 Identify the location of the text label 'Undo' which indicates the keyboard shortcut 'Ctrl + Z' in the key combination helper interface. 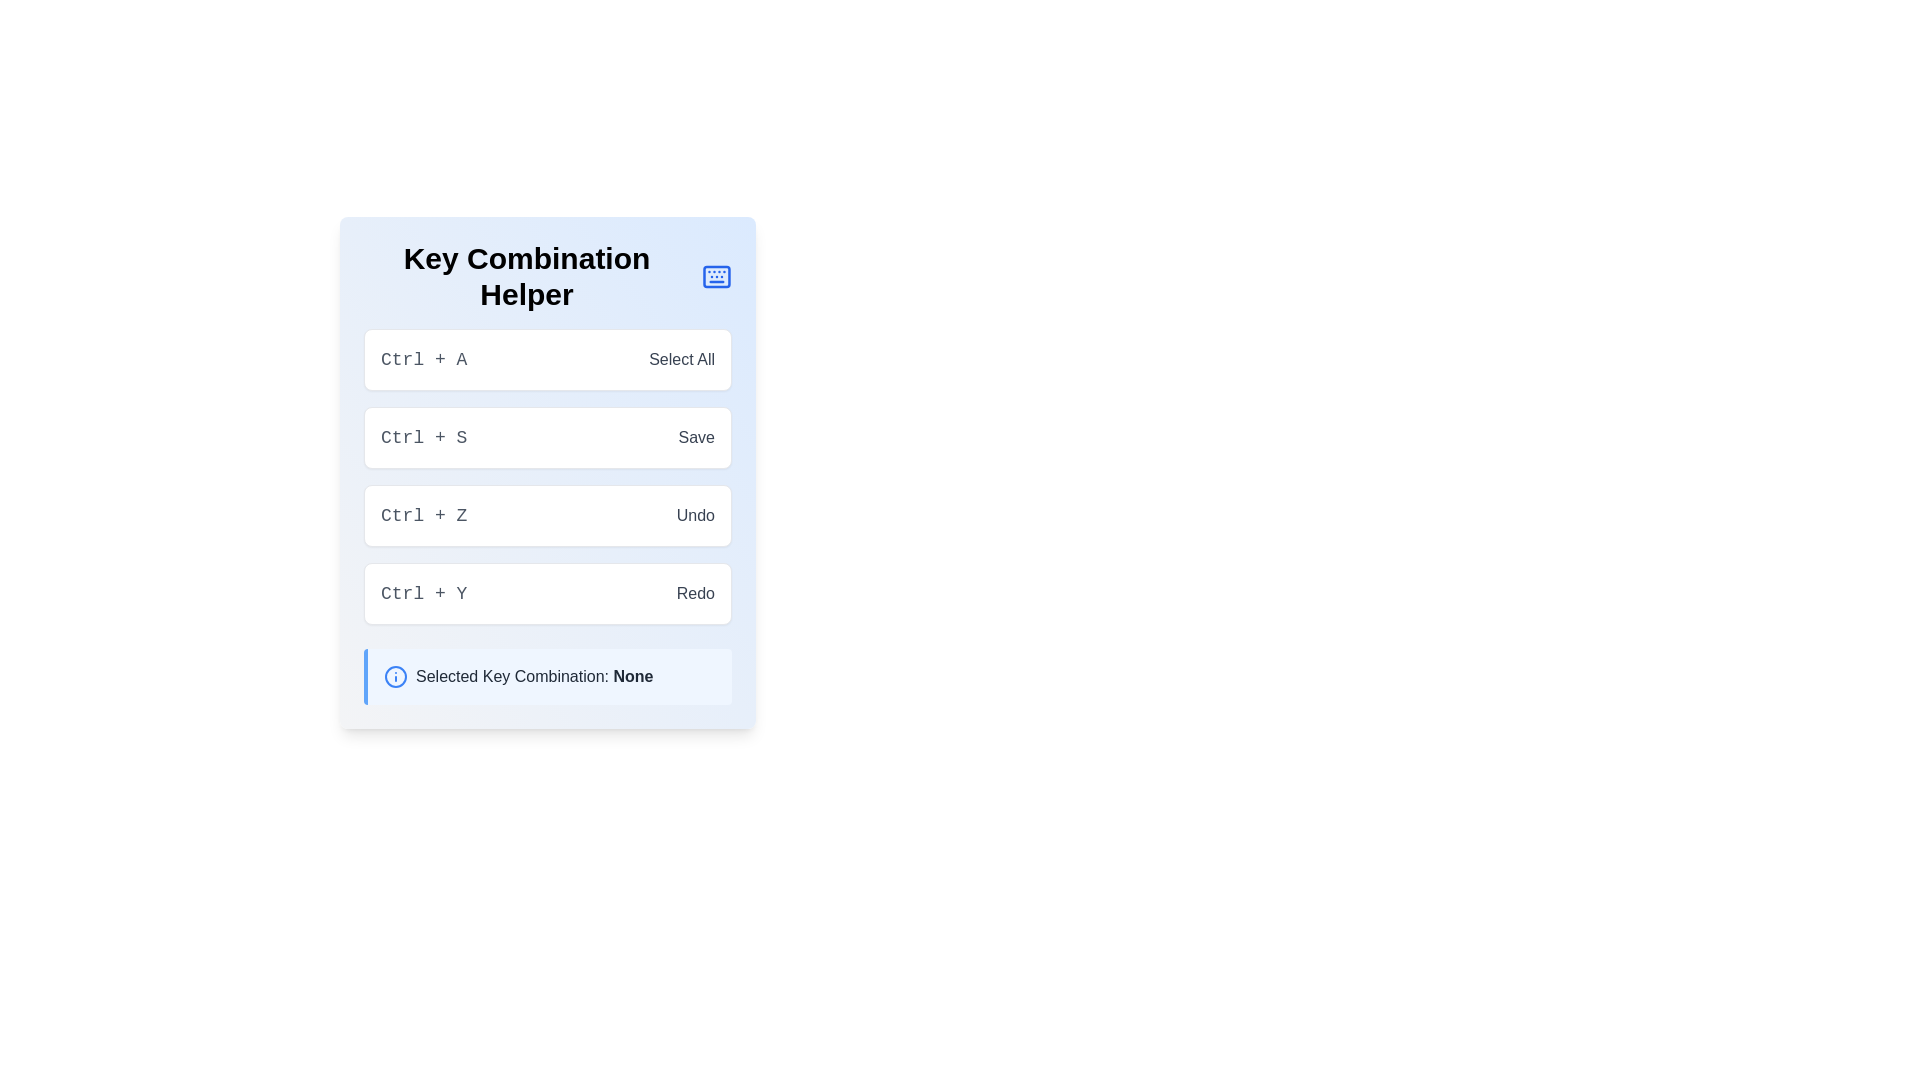
(695, 515).